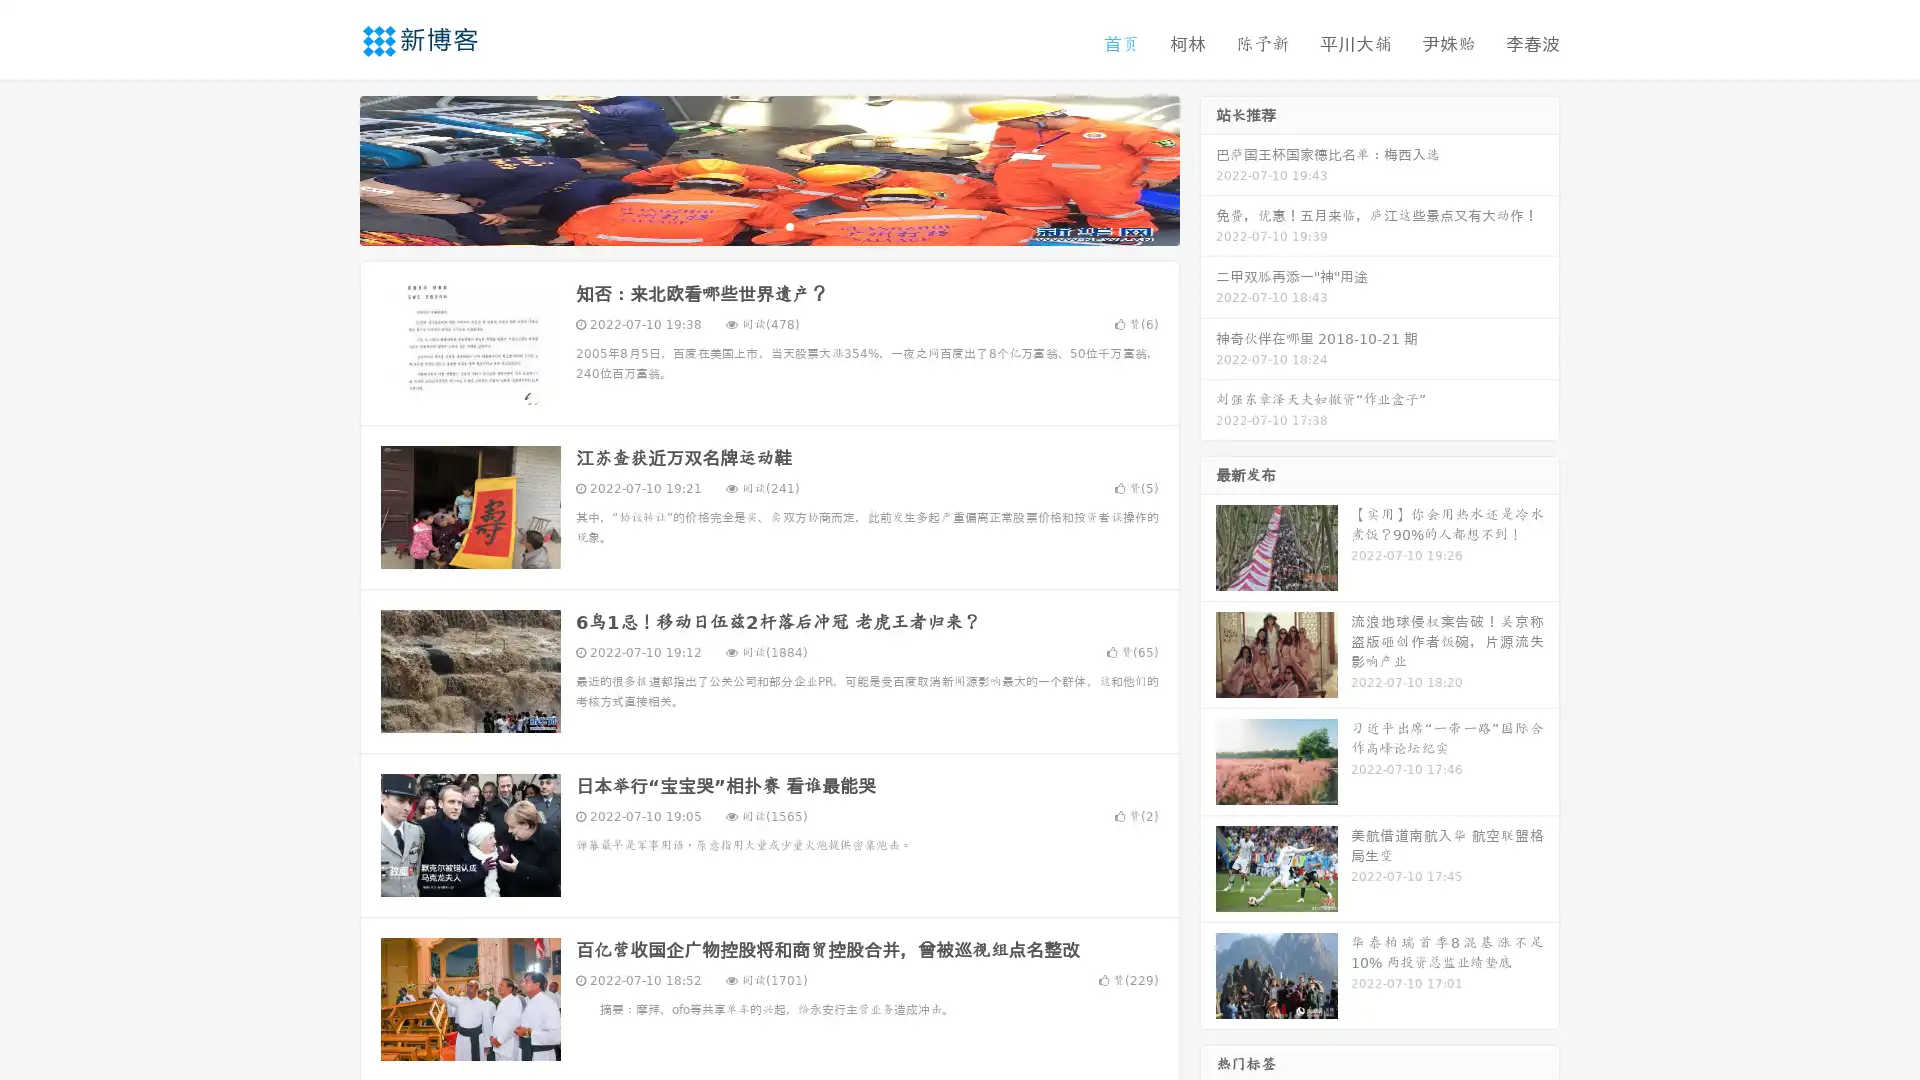 The height and width of the screenshot is (1080, 1920). I want to click on Go to slide 2, so click(768, 225).